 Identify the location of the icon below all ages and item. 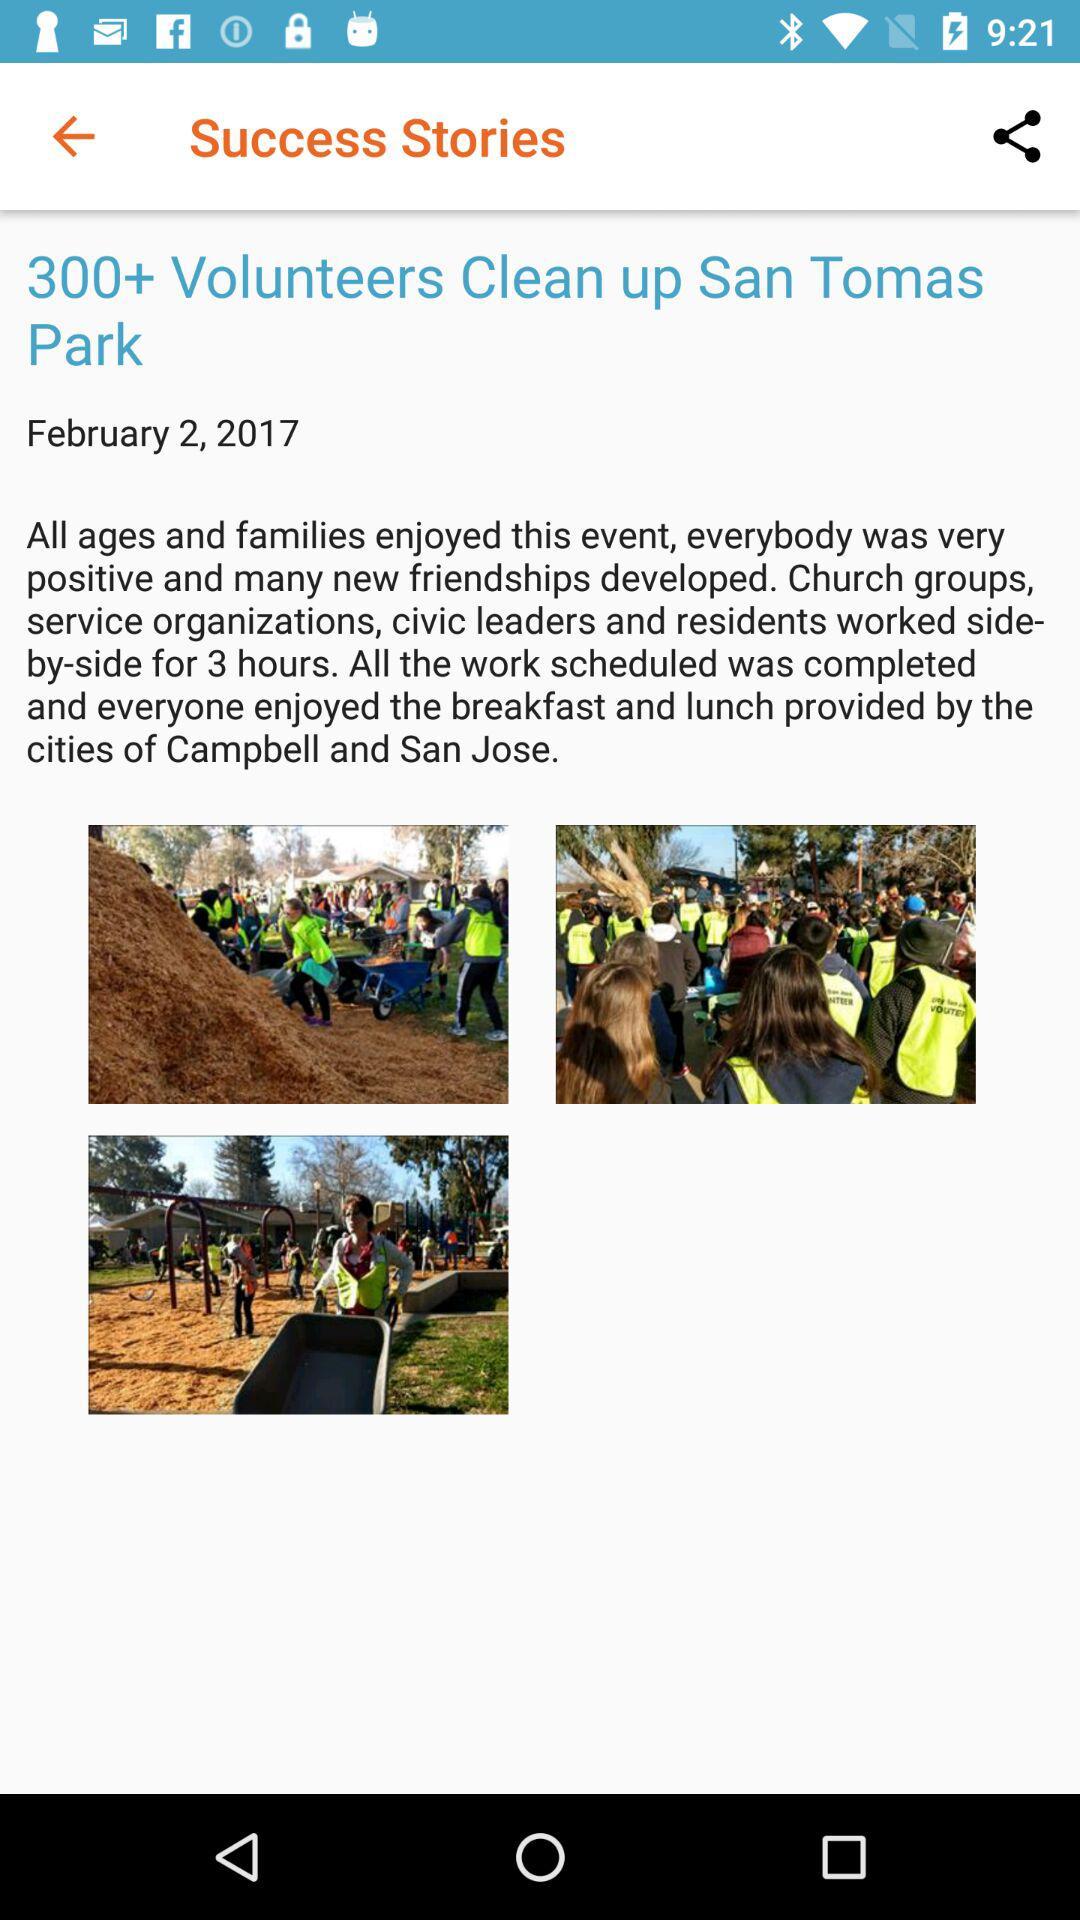
(765, 964).